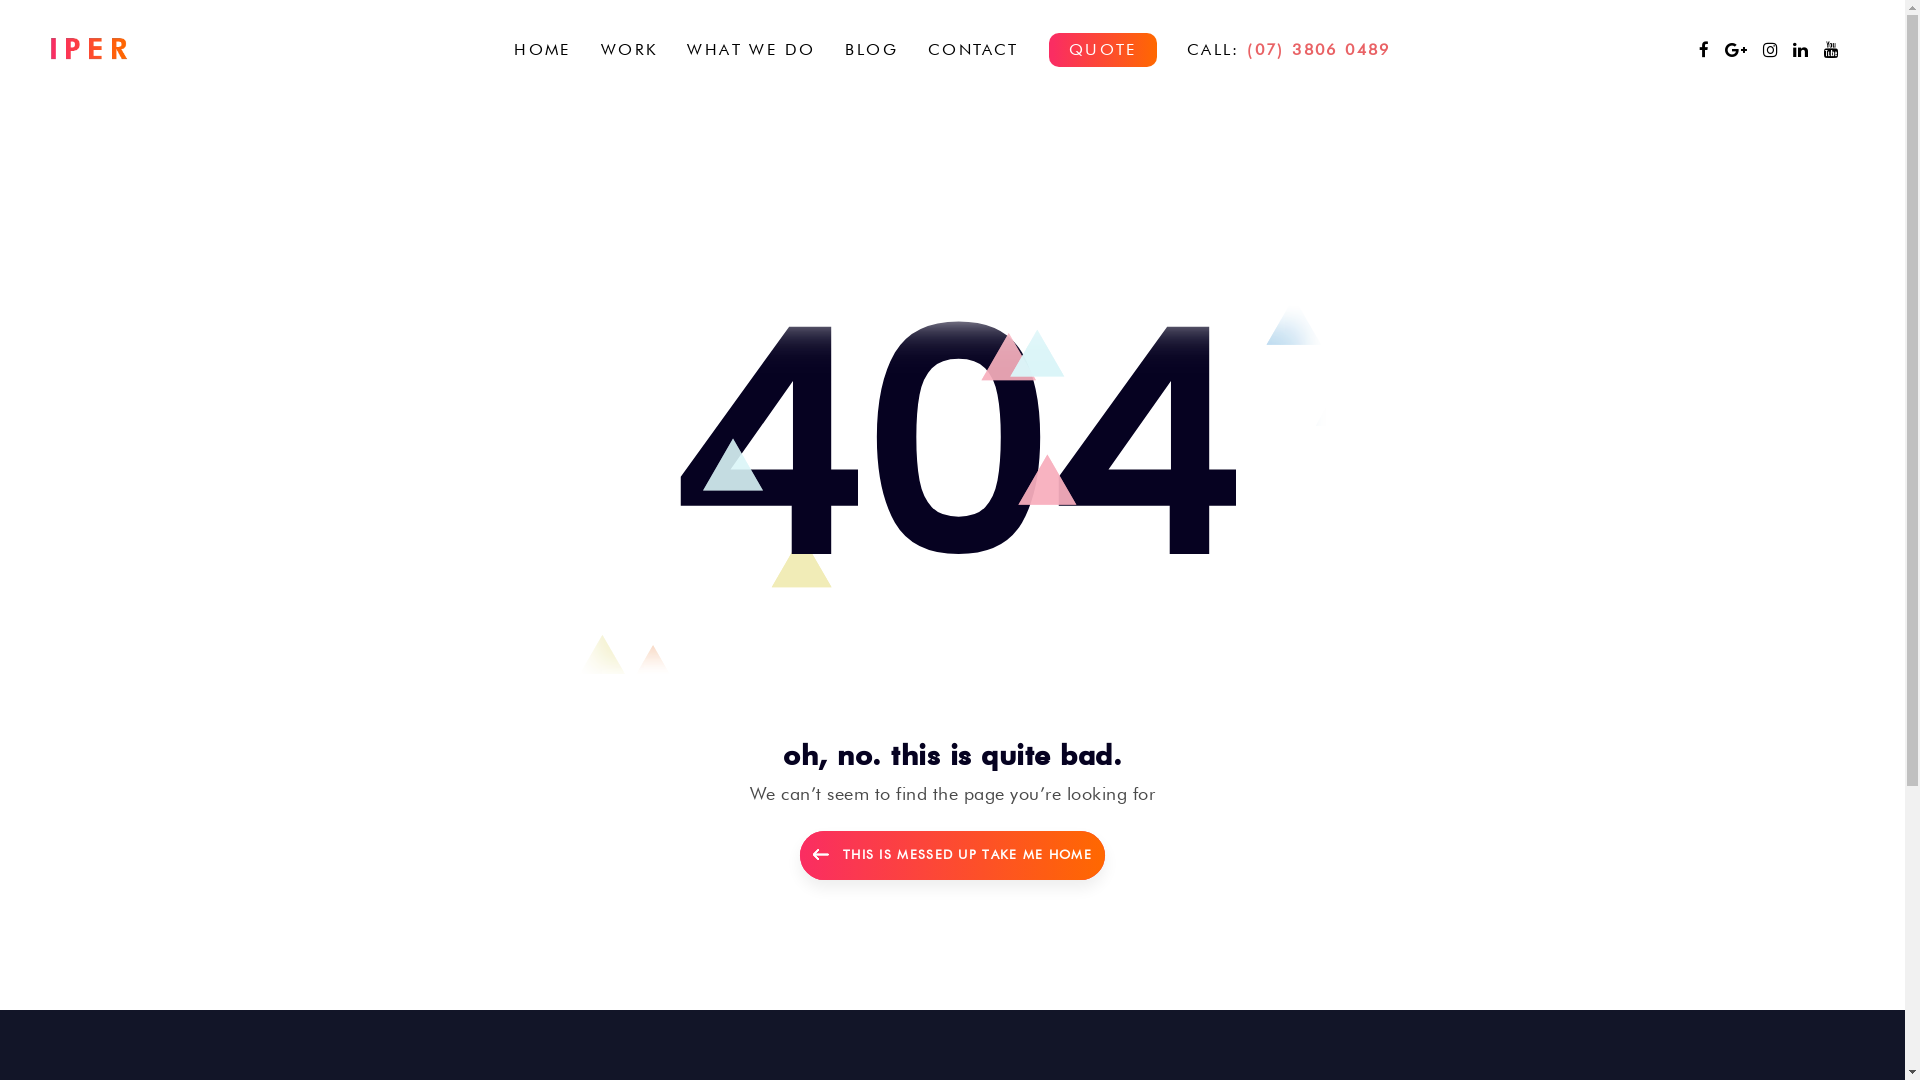 The image size is (1920, 1080). I want to click on 'THIS IS MESSED UP TAKE ME HOME', so click(951, 855).